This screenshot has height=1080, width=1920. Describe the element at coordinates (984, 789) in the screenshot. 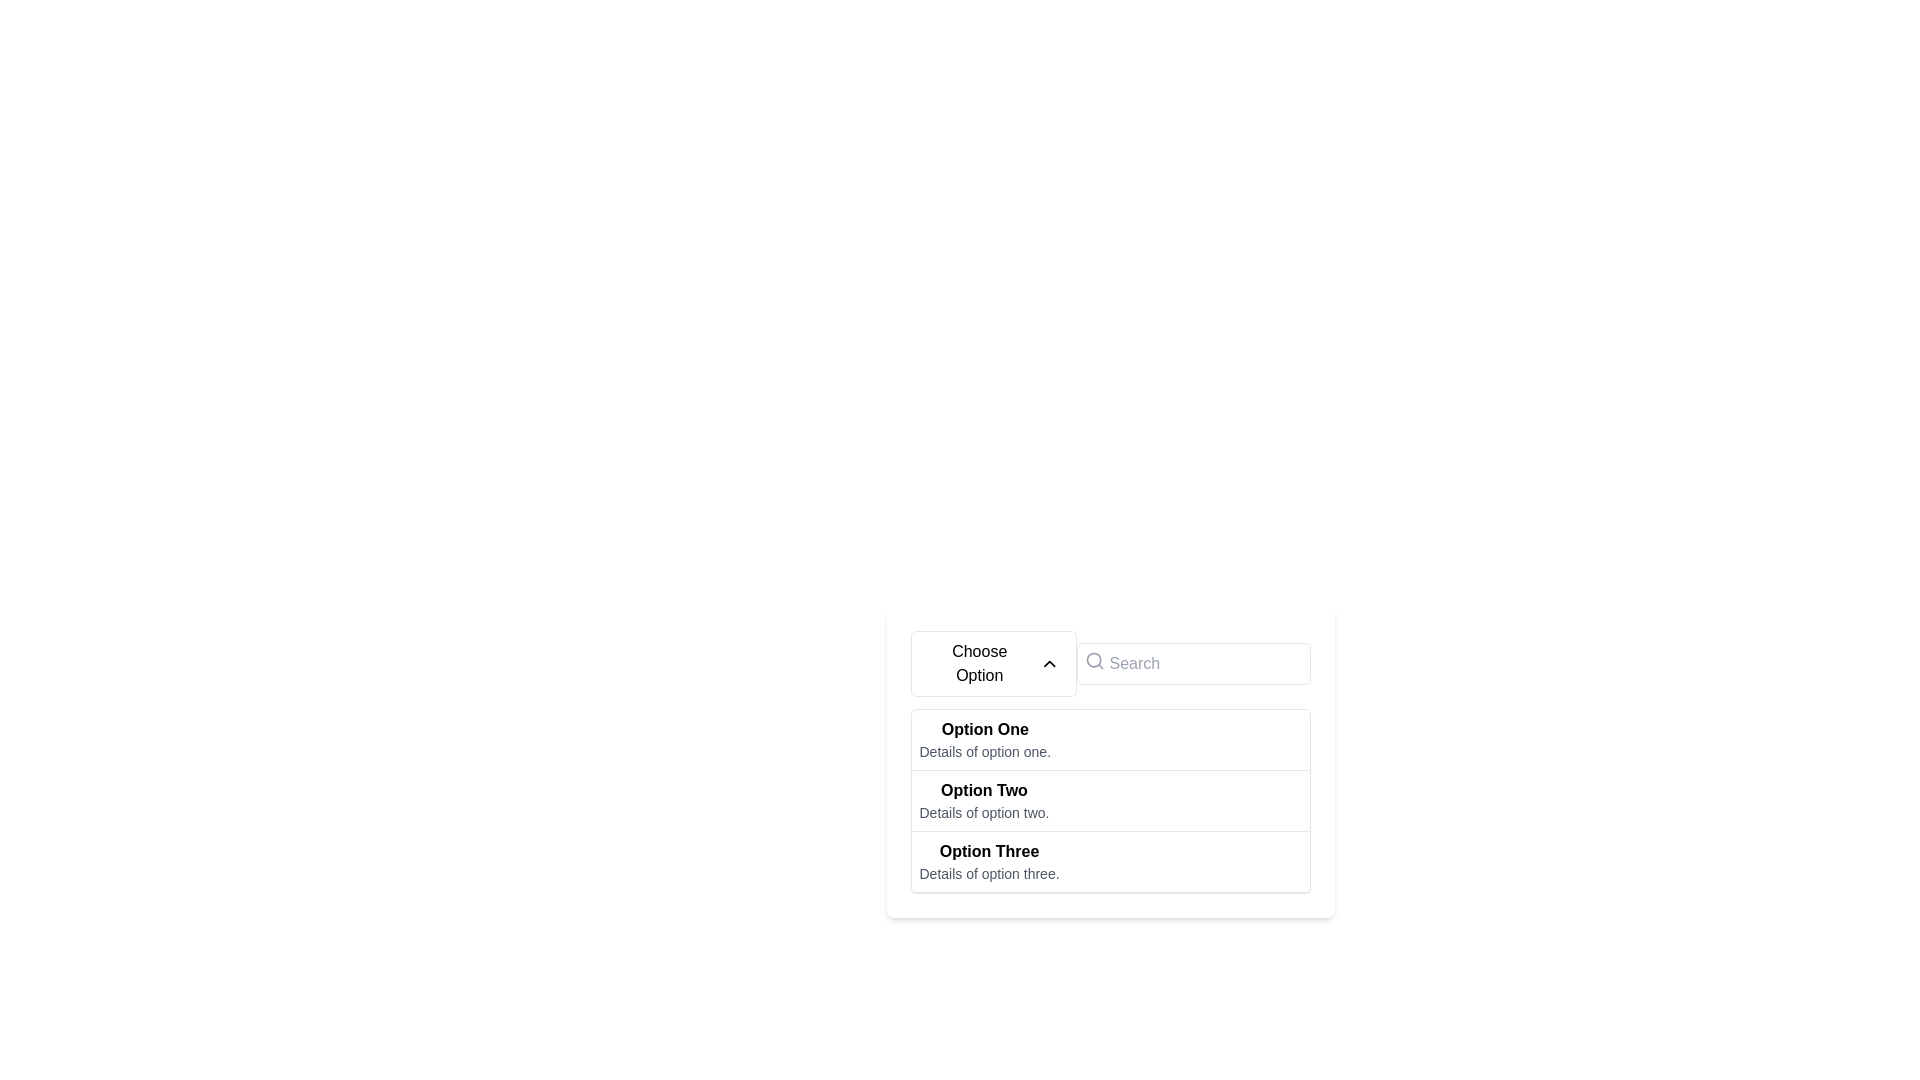

I see `the text label 'Option Two' which serves as the title for the selection option, located above the descriptive text 'Details of option two.' and is the second option in a vertical list below the dropdown labeled 'Choose Option'` at that location.